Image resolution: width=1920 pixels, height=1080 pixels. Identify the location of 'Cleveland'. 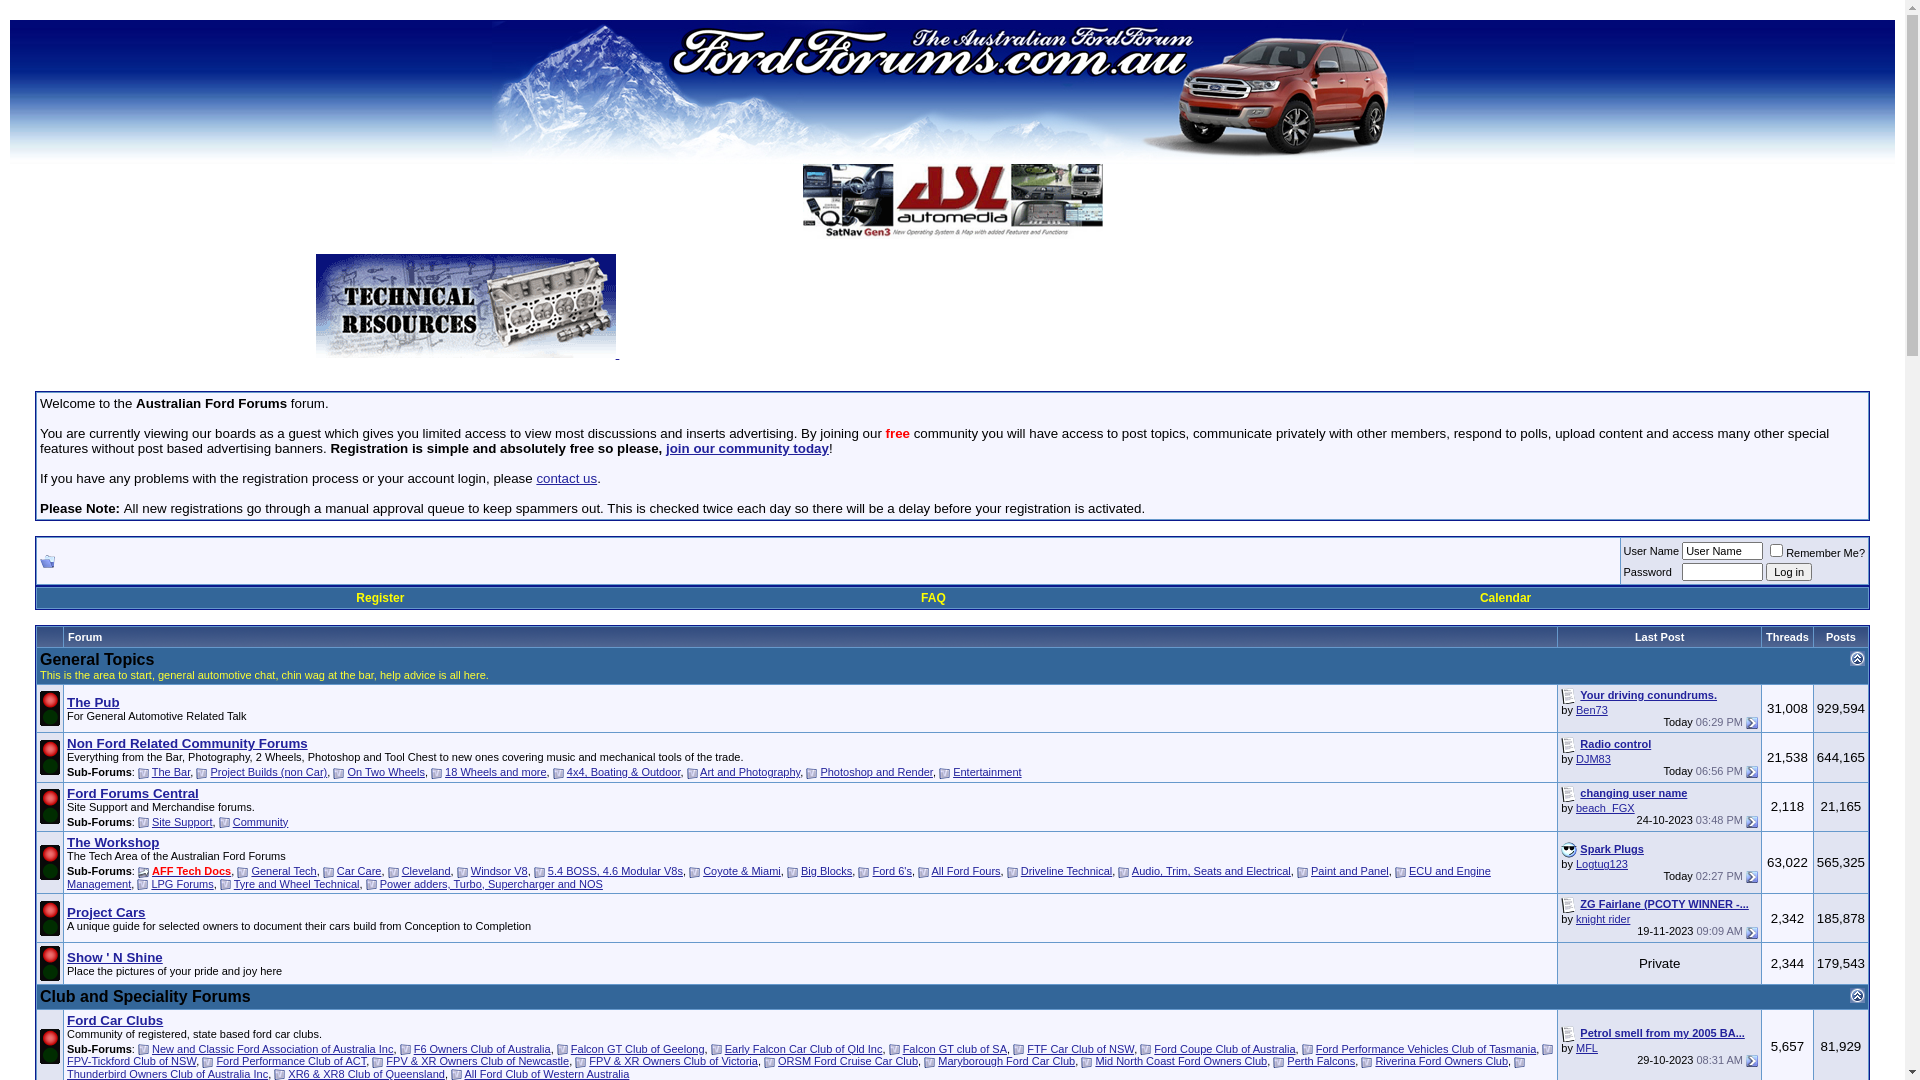
(425, 870).